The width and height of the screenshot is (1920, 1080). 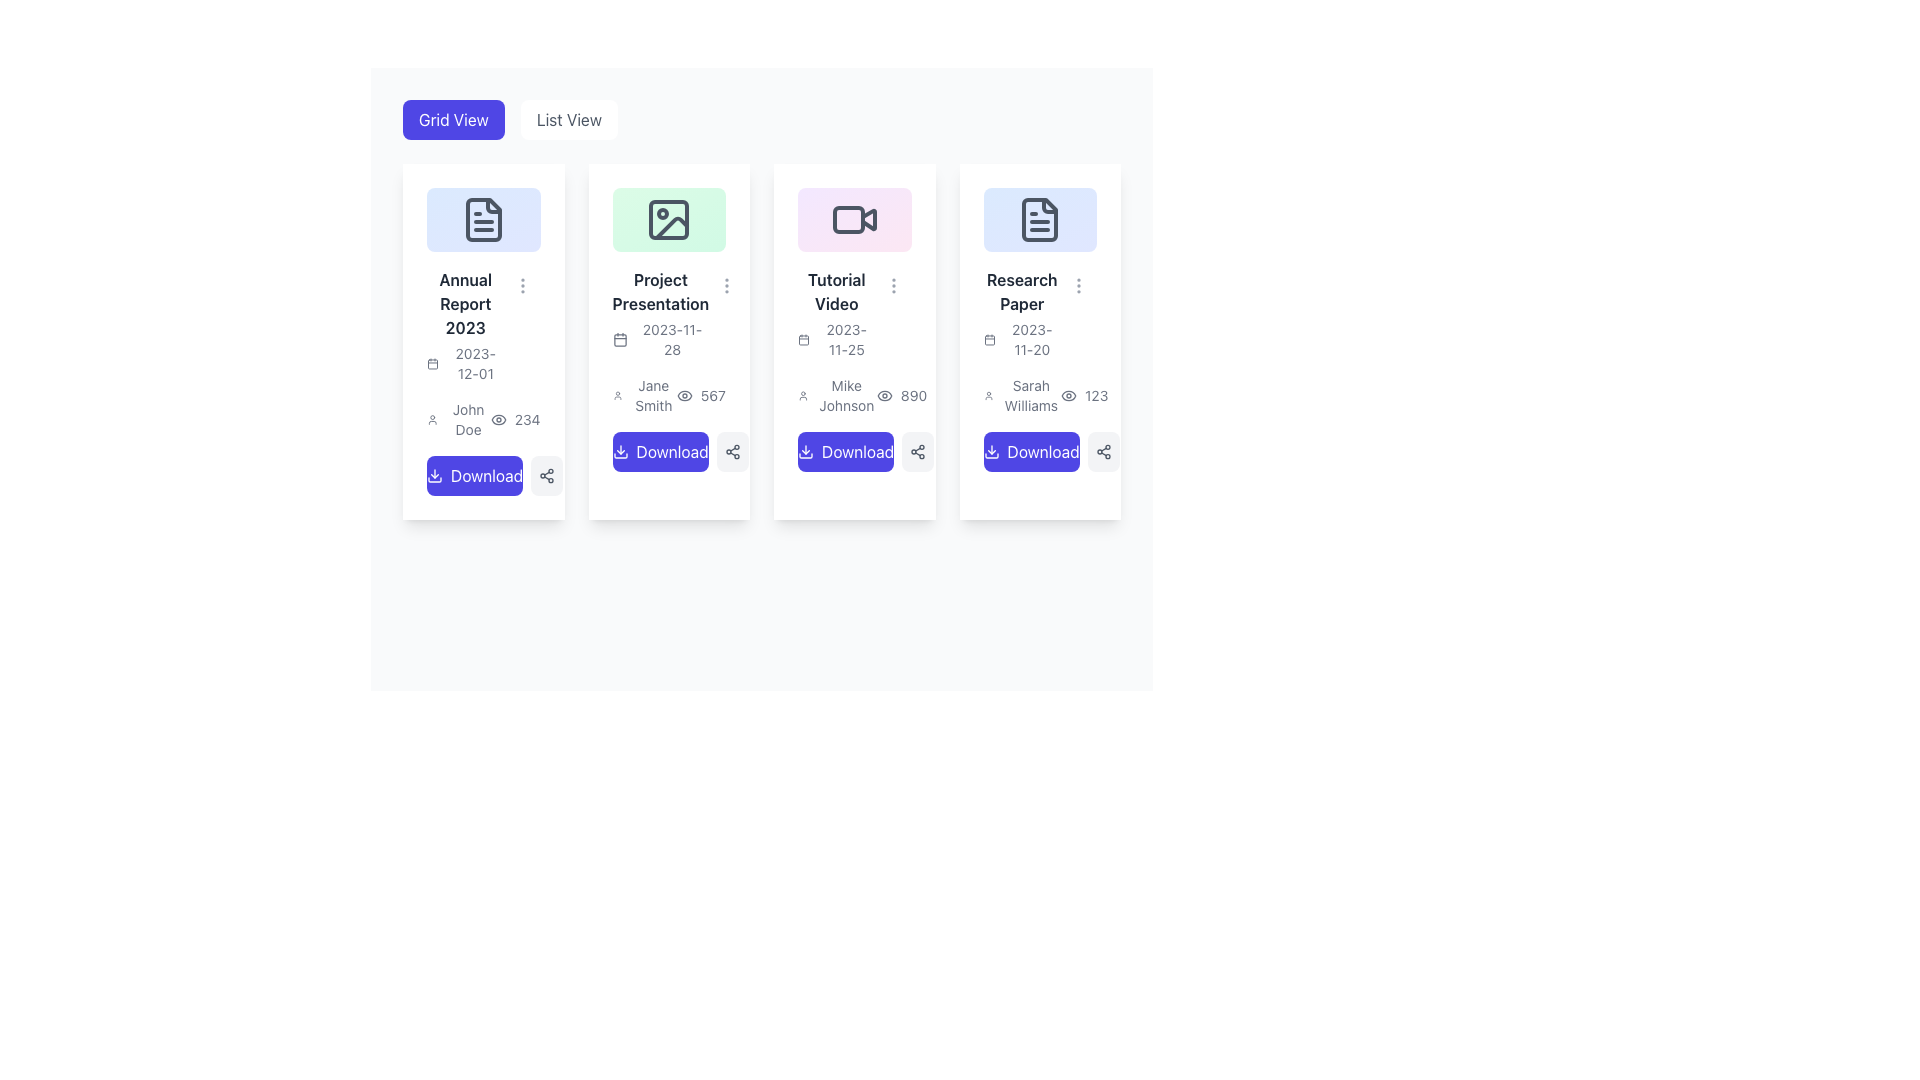 What do you see at coordinates (660, 313) in the screenshot?
I see `the text block containing 'Project Presentation' and '2023-11-28', which is part of the second card in a horizontally-arranged grid` at bounding box center [660, 313].